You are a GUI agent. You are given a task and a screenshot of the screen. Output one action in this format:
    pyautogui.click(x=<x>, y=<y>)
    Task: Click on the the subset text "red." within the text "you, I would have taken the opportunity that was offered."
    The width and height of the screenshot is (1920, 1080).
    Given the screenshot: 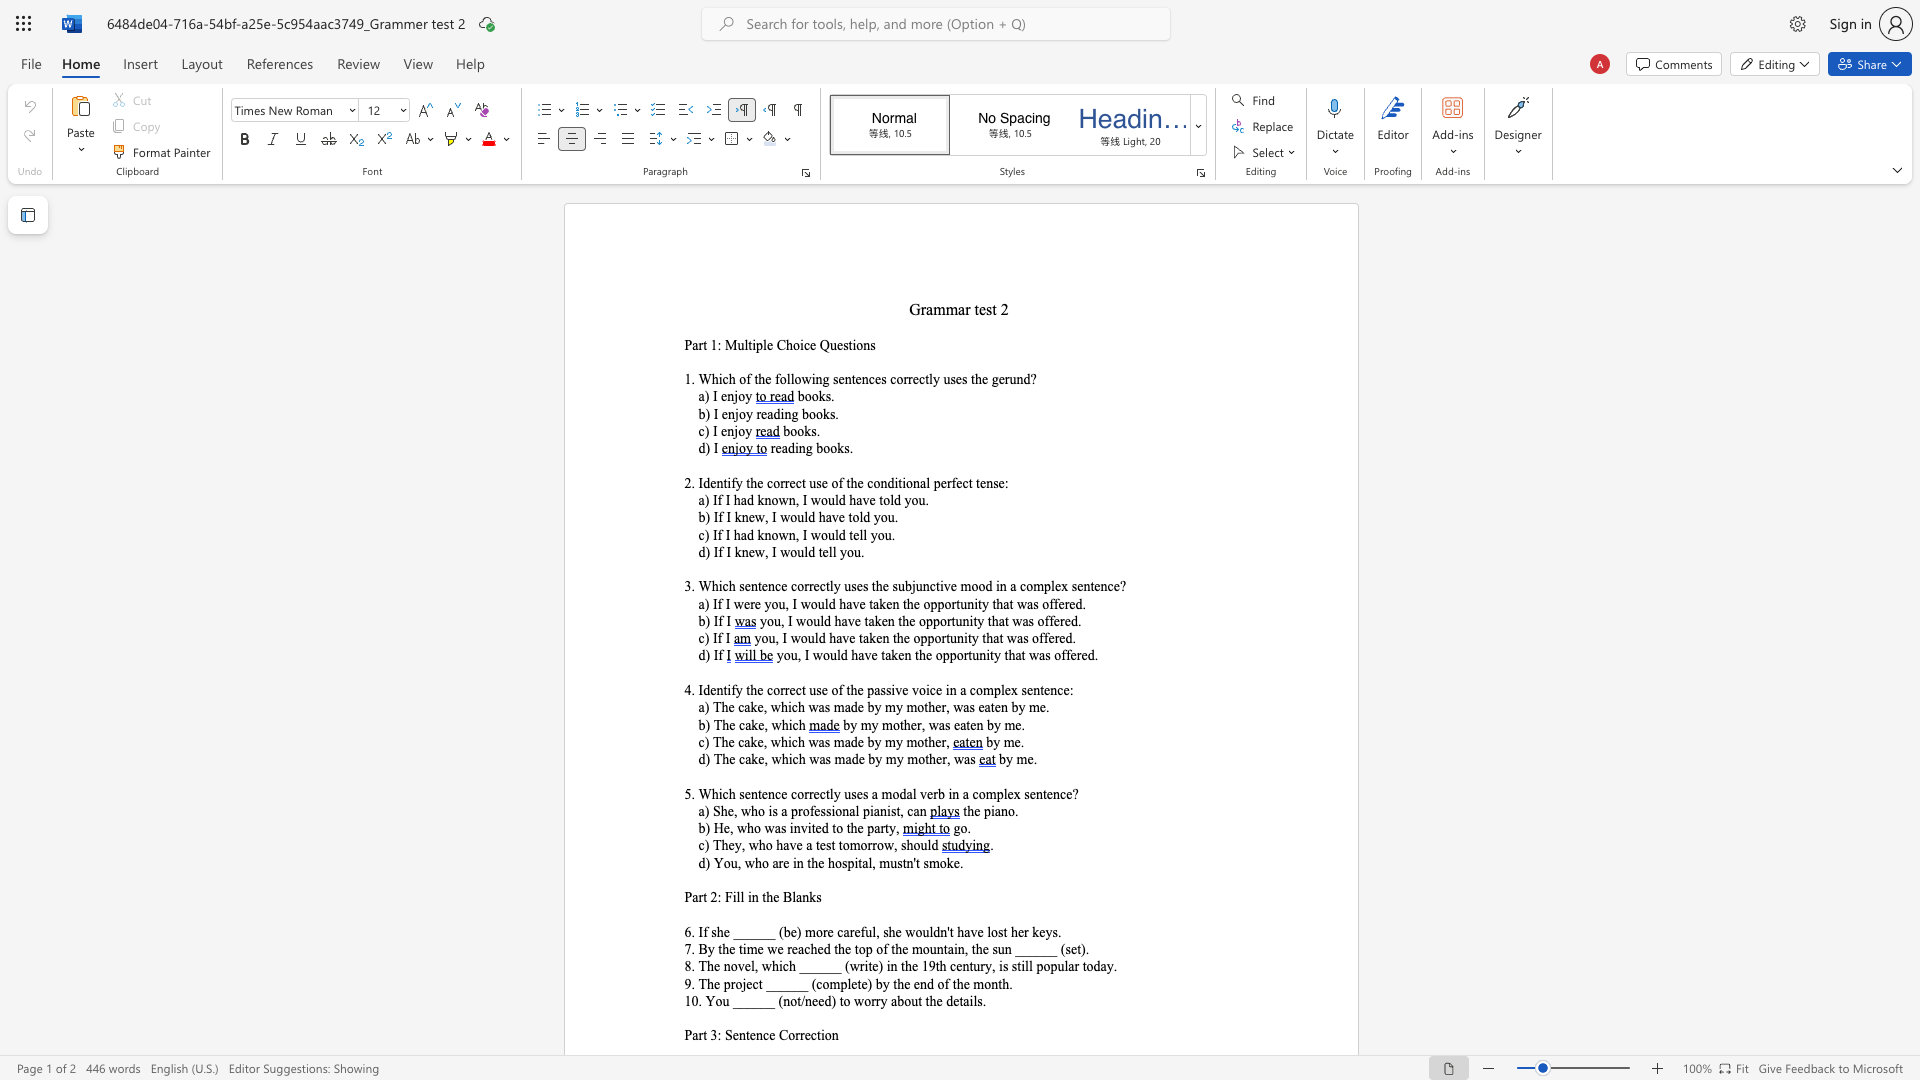 What is the action you would take?
    pyautogui.click(x=1059, y=620)
    